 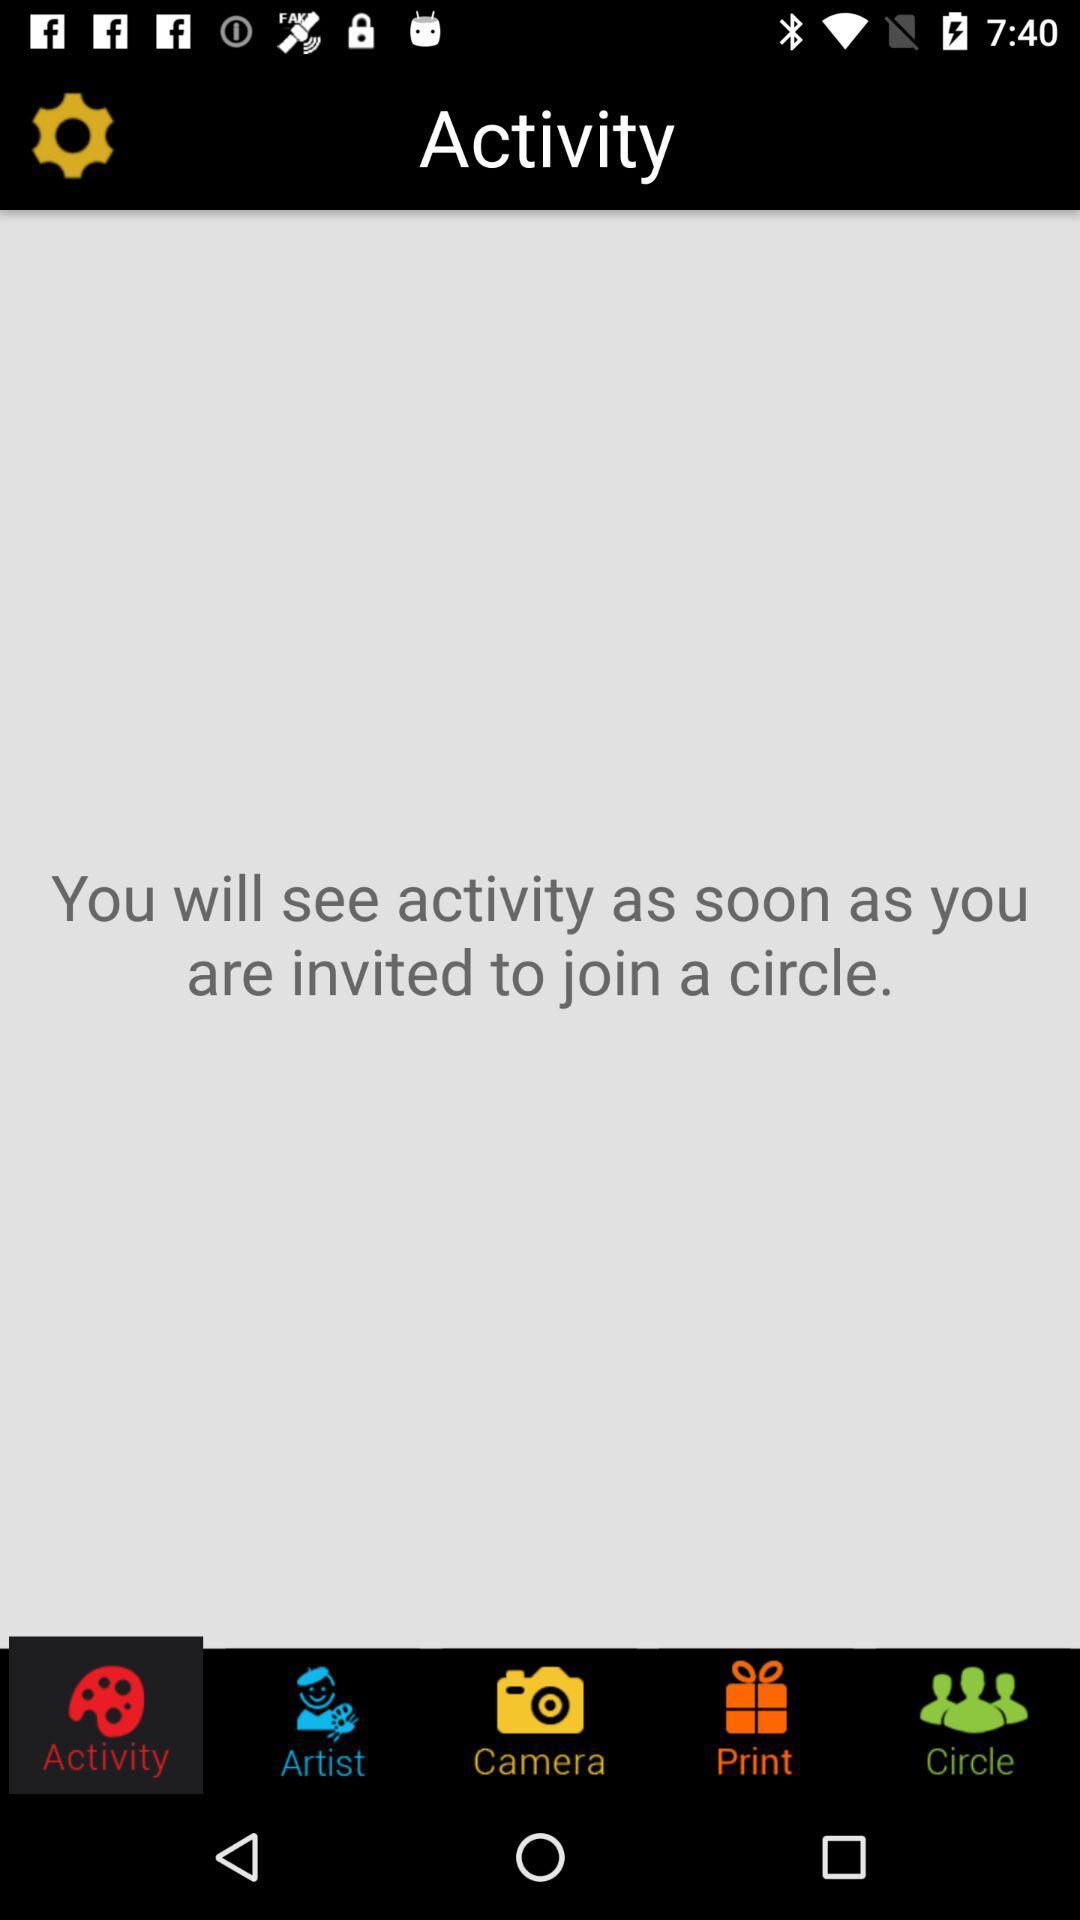 What do you see at coordinates (756, 1714) in the screenshot?
I see `icon below you will see` at bounding box center [756, 1714].